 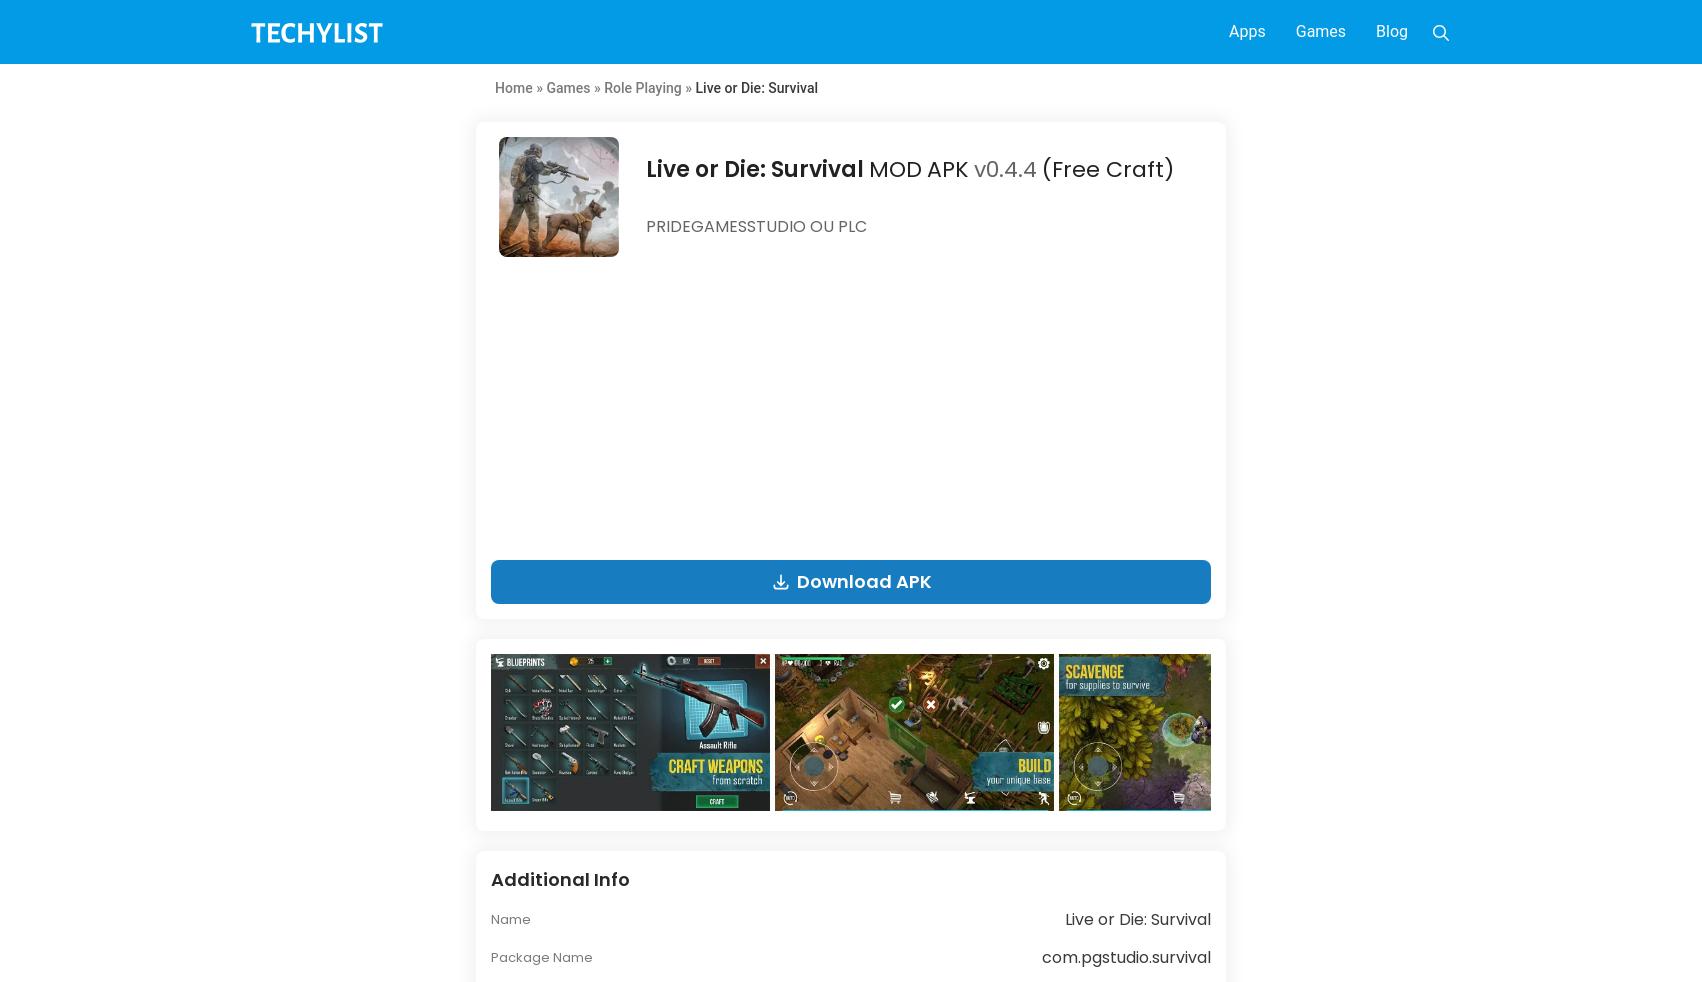 I want to click on 'v0.4.4', so click(x=1004, y=168).